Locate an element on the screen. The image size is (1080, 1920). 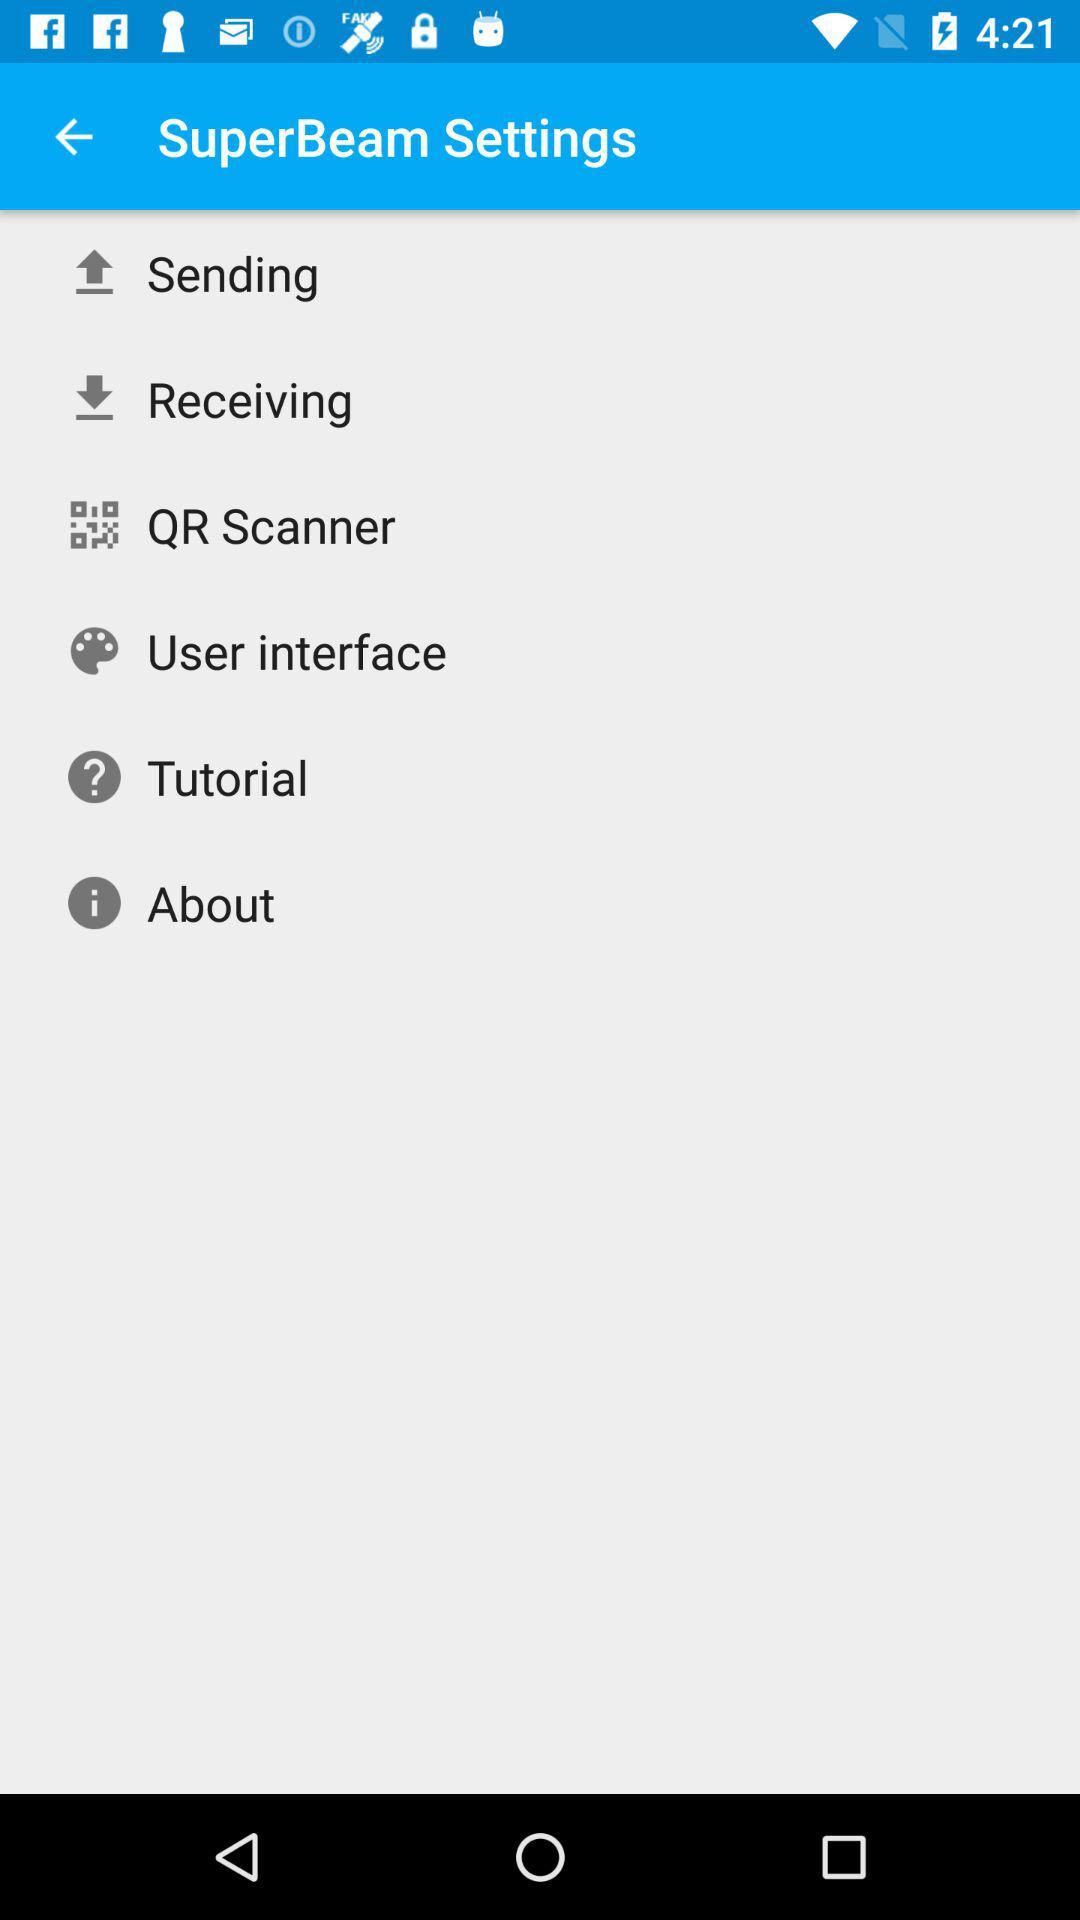
qr scanner item is located at coordinates (271, 524).